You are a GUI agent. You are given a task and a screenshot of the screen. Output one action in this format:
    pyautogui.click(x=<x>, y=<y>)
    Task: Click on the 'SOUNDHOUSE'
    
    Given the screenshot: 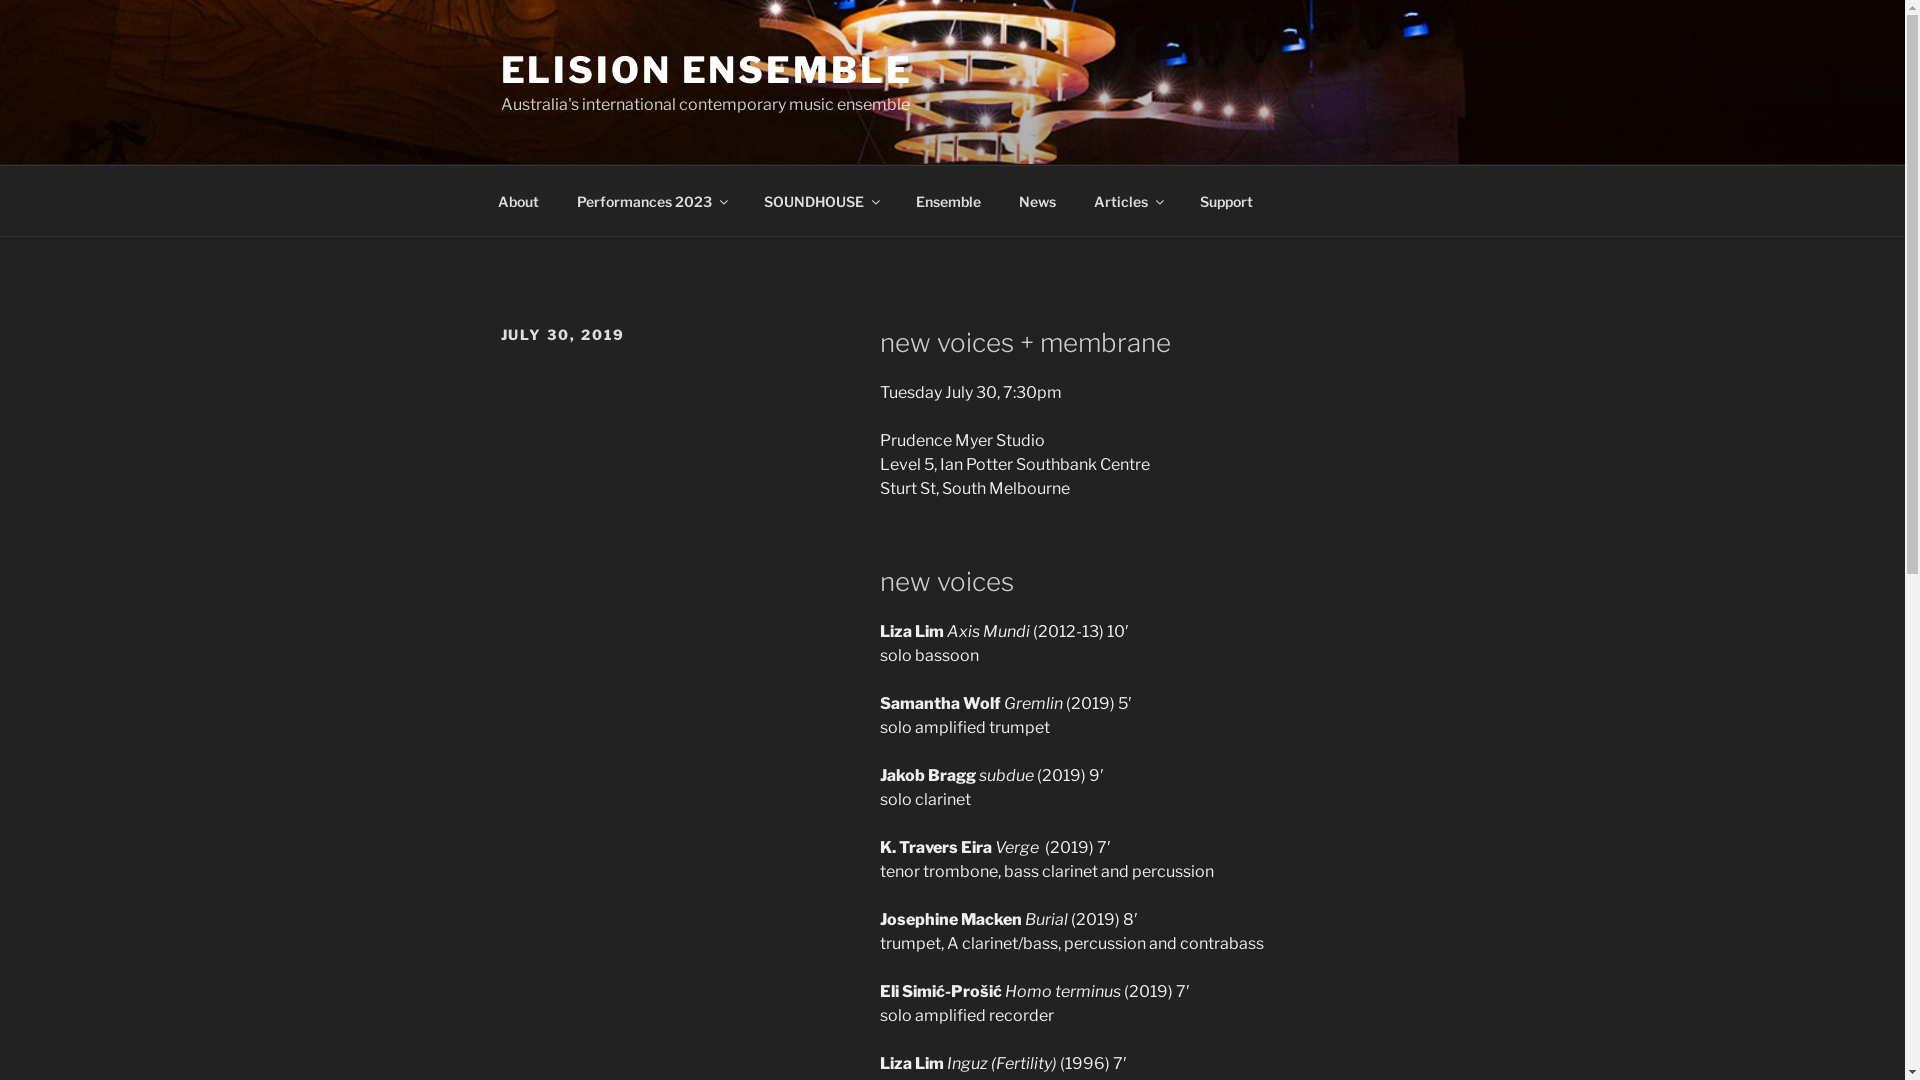 What is the action you would take?
    pyautogui.click(x=820, y=200)
    